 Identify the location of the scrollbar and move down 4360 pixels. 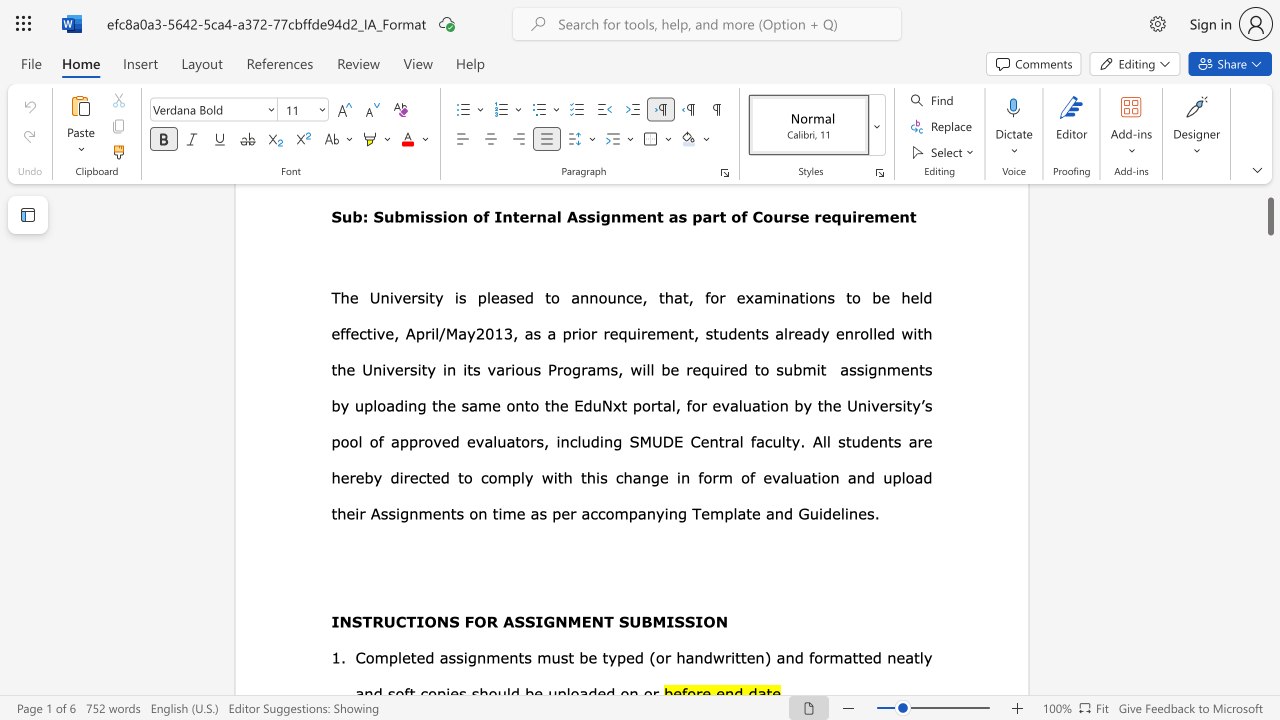
(1269, 211).